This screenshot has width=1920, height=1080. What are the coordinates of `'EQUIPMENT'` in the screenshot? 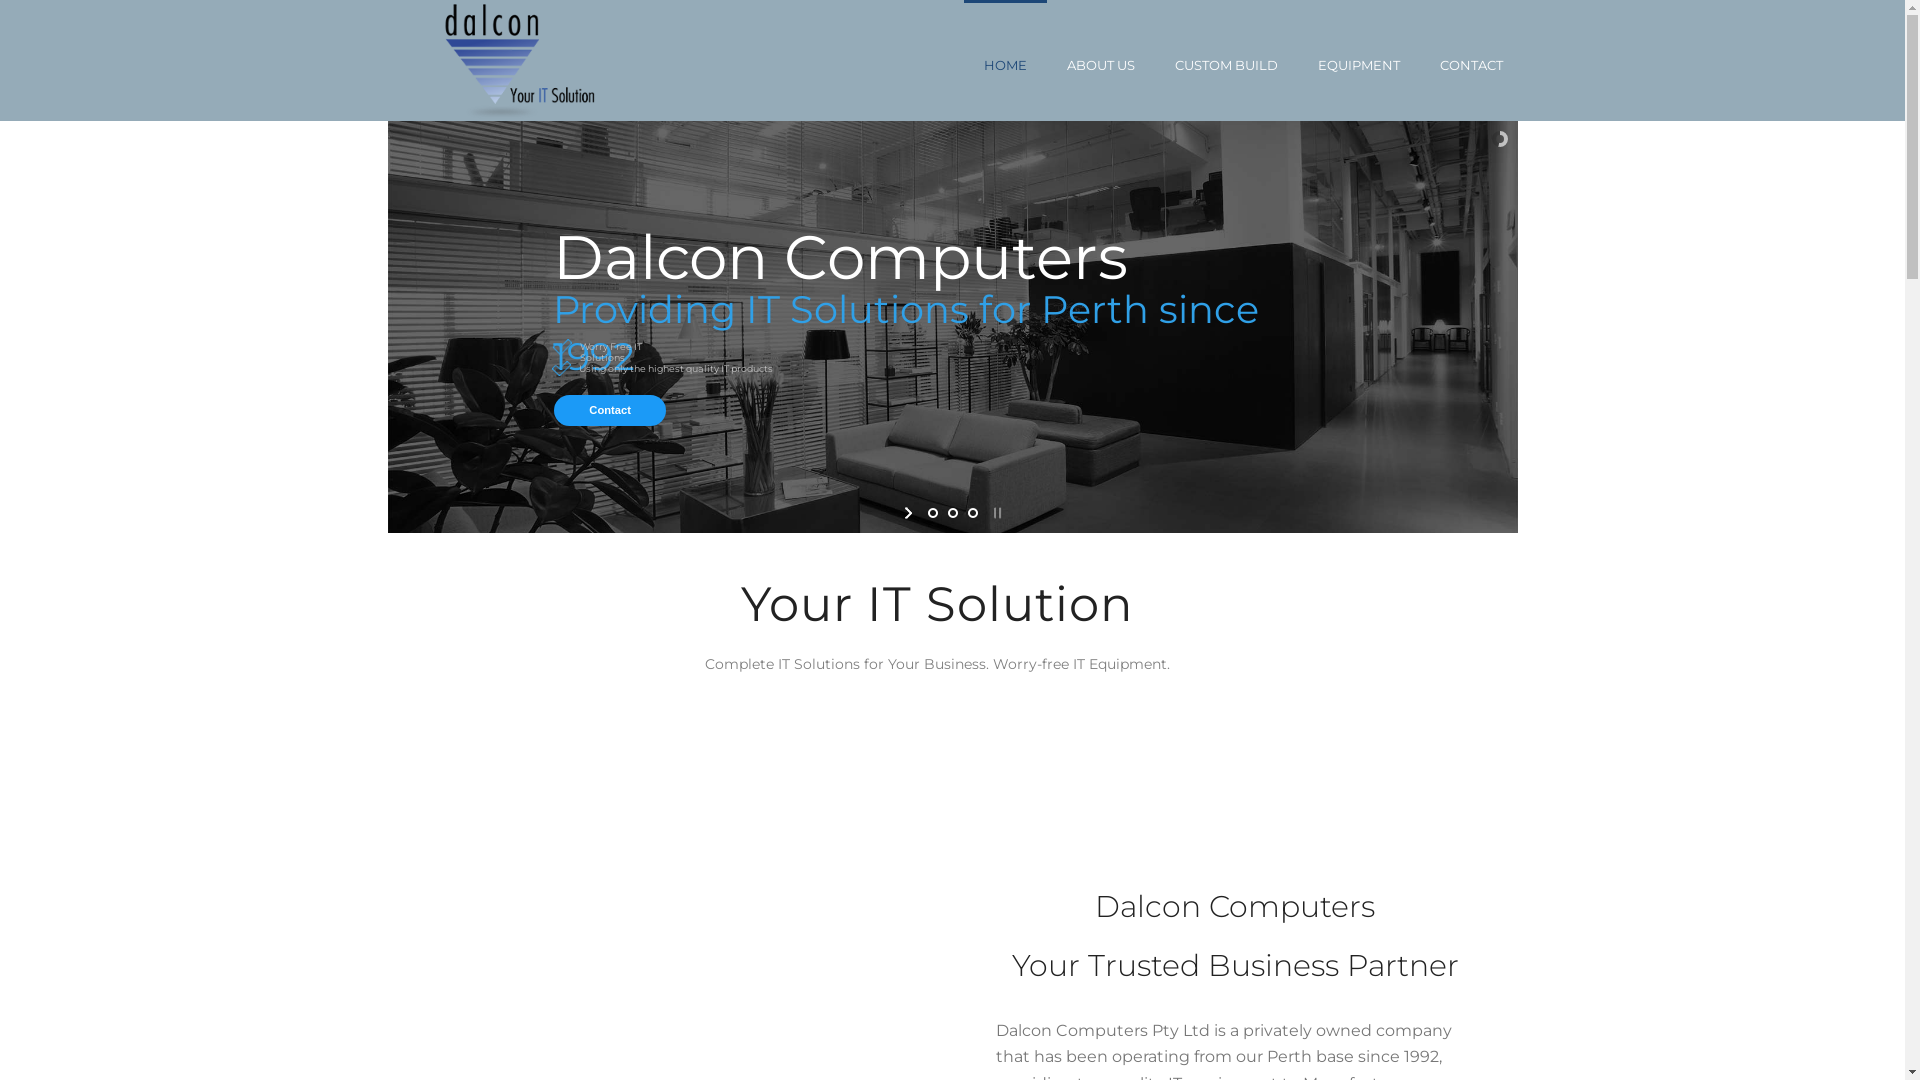 It's located at (1358, 59).